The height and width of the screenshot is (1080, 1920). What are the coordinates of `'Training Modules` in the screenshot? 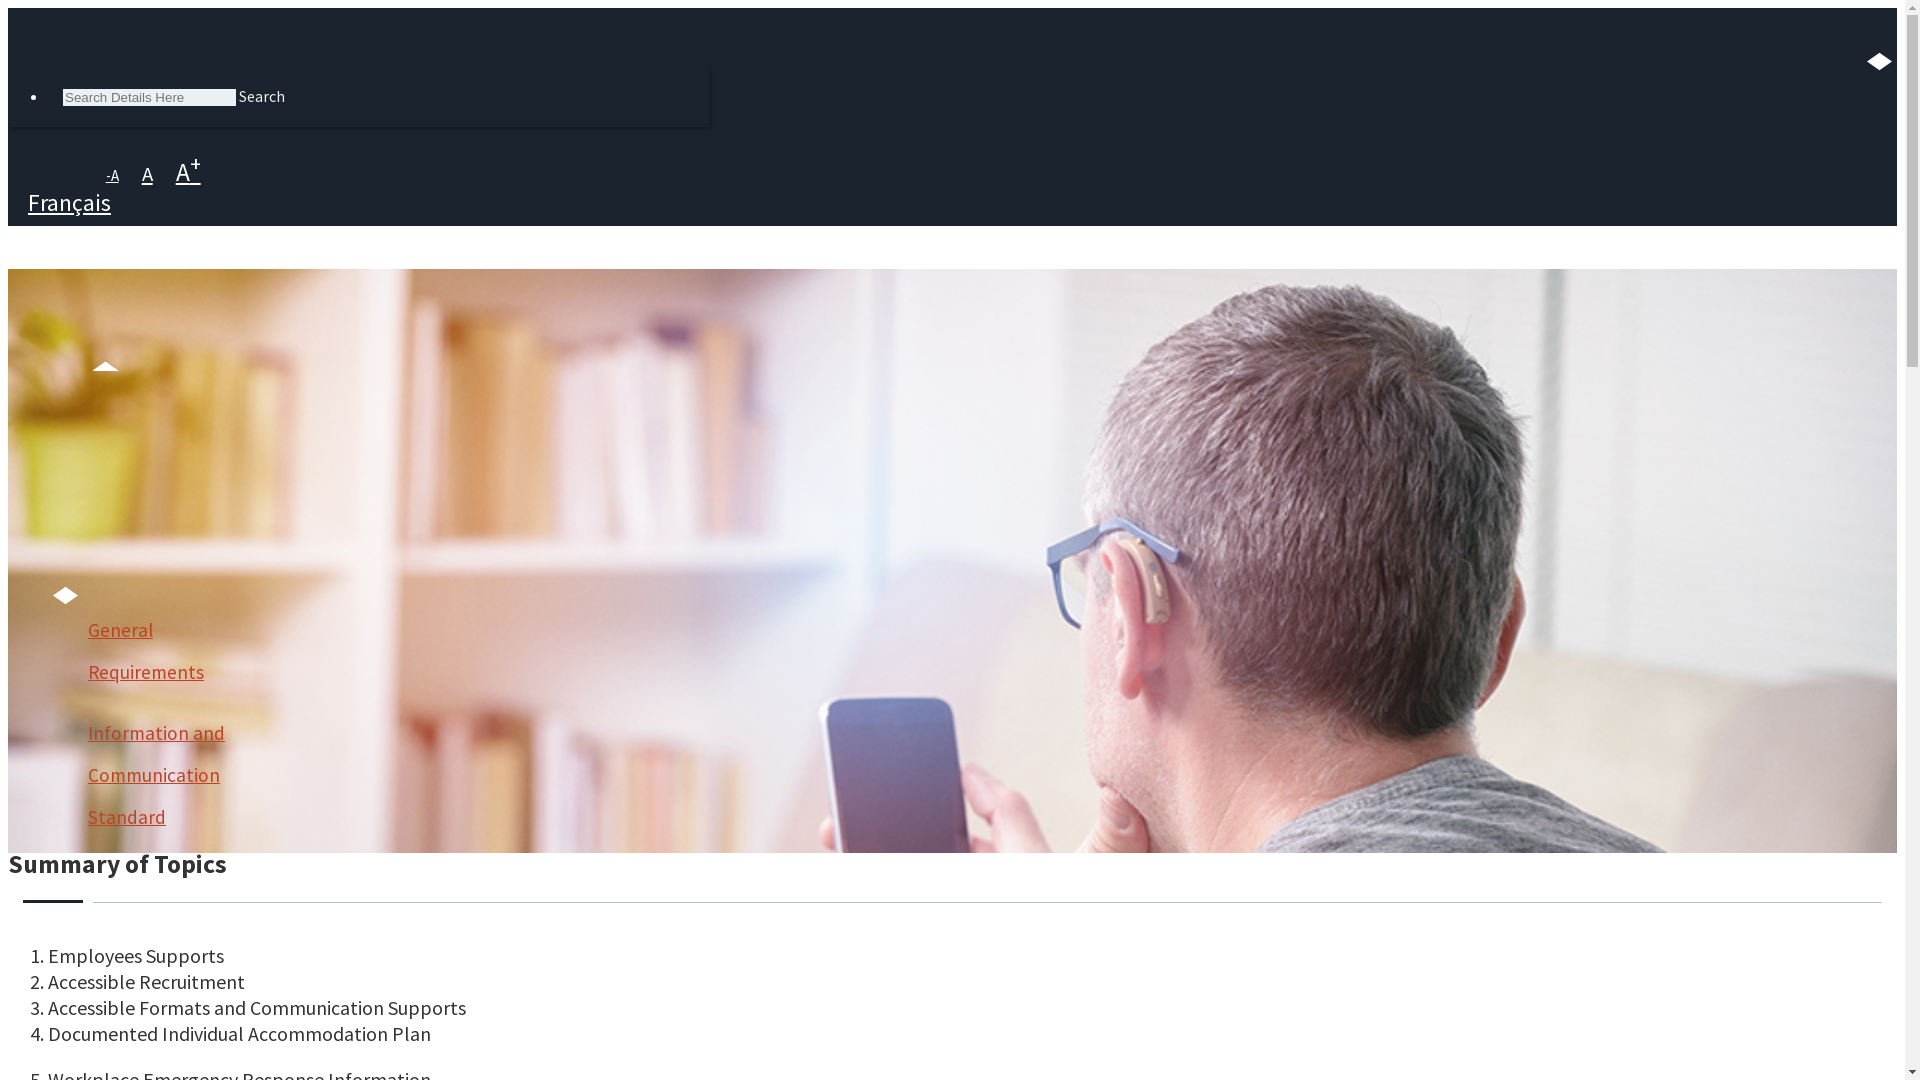 It's located at (119, 578).